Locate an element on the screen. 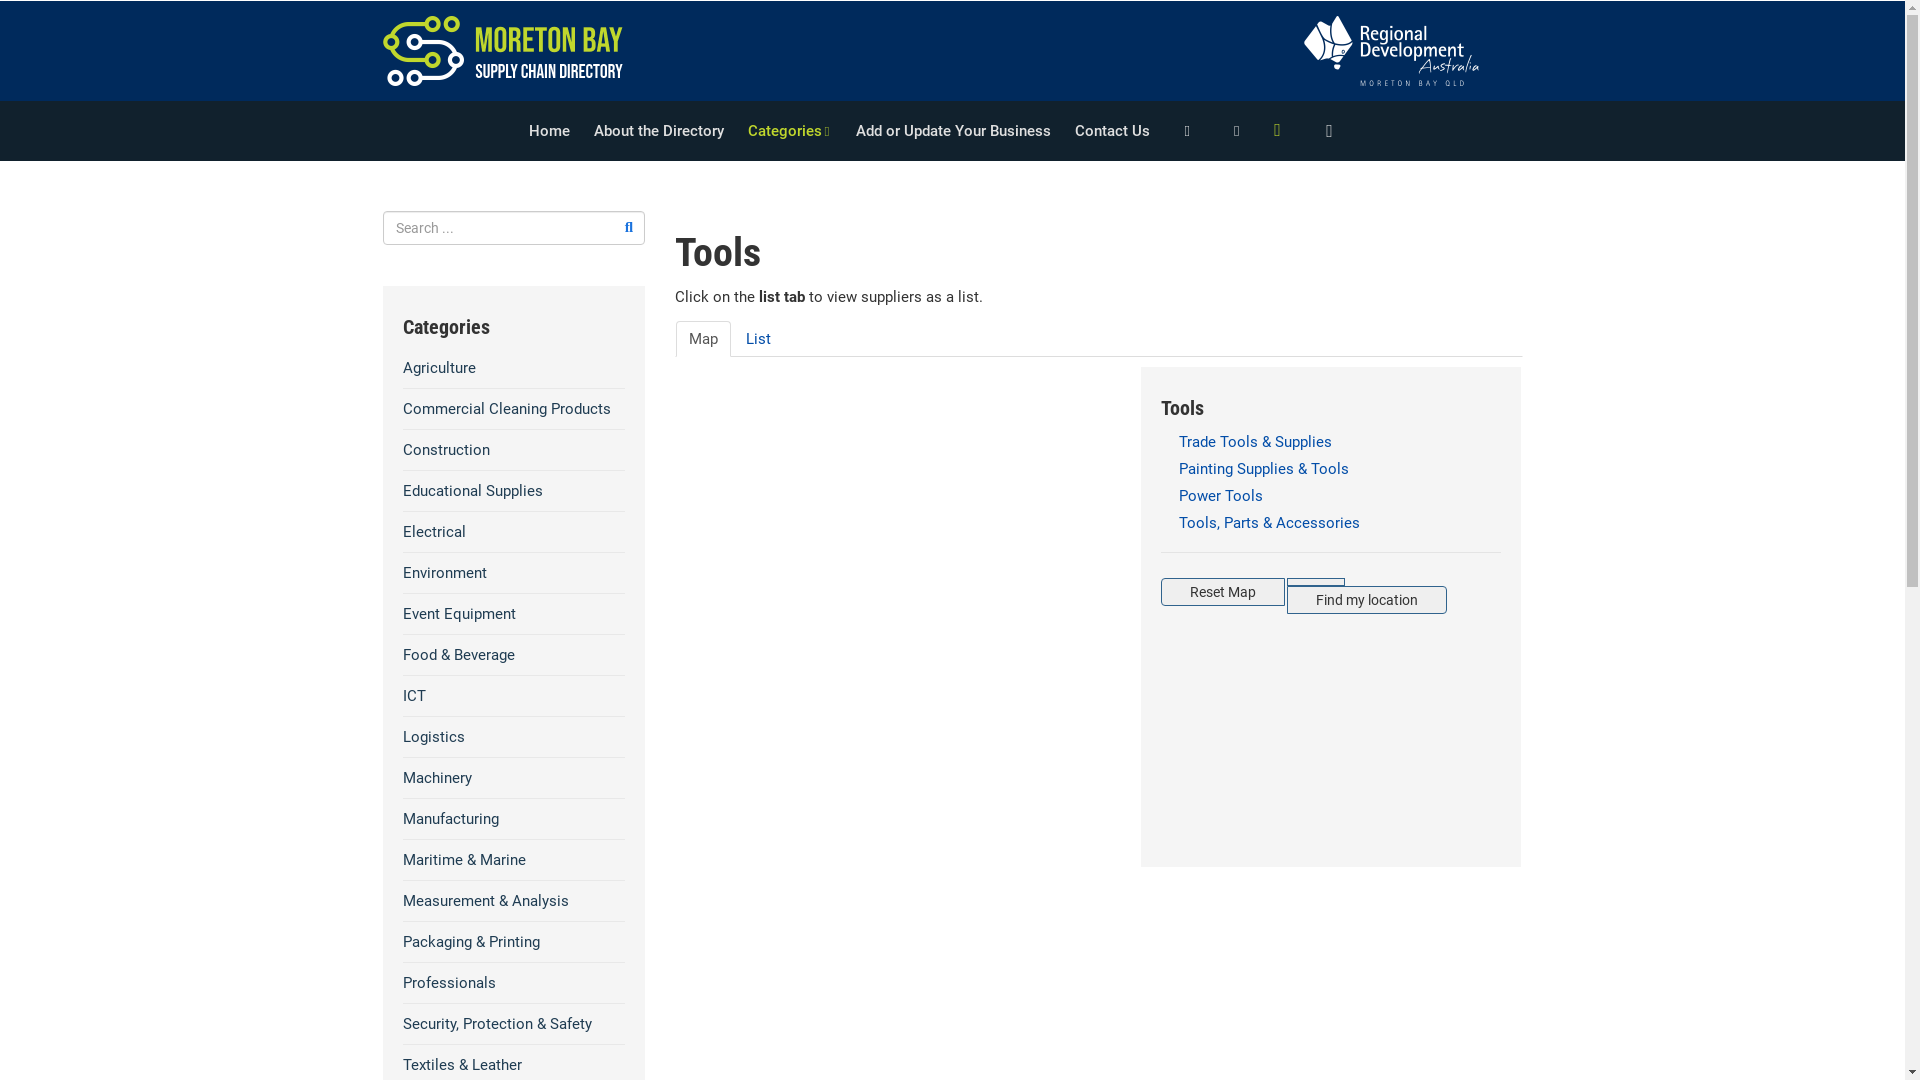 This screenshot has width=1920, height=1080. 'Painting Supplies & Tools' is located at coordinates (1330, 469).